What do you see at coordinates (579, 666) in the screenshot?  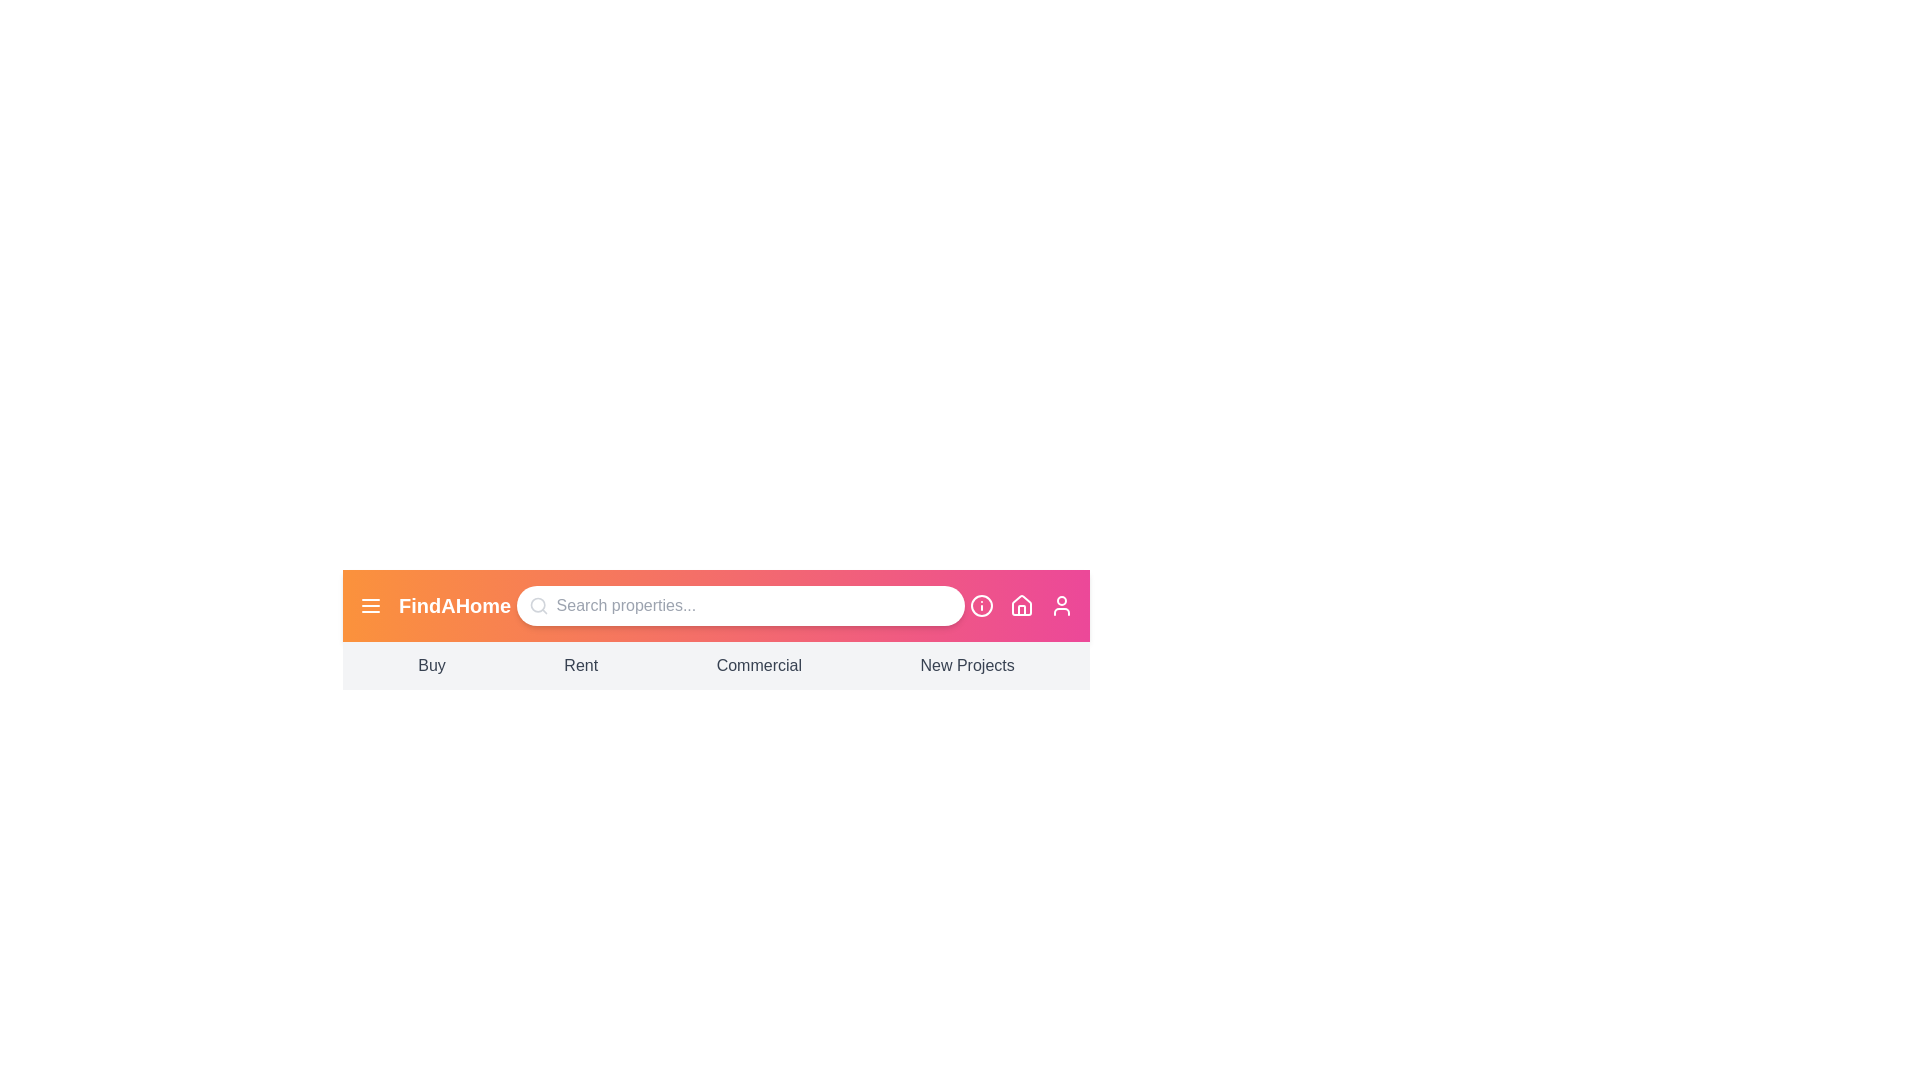 I see `the property category Rent by clicking on its respective label` at bounding box center [579, 666].